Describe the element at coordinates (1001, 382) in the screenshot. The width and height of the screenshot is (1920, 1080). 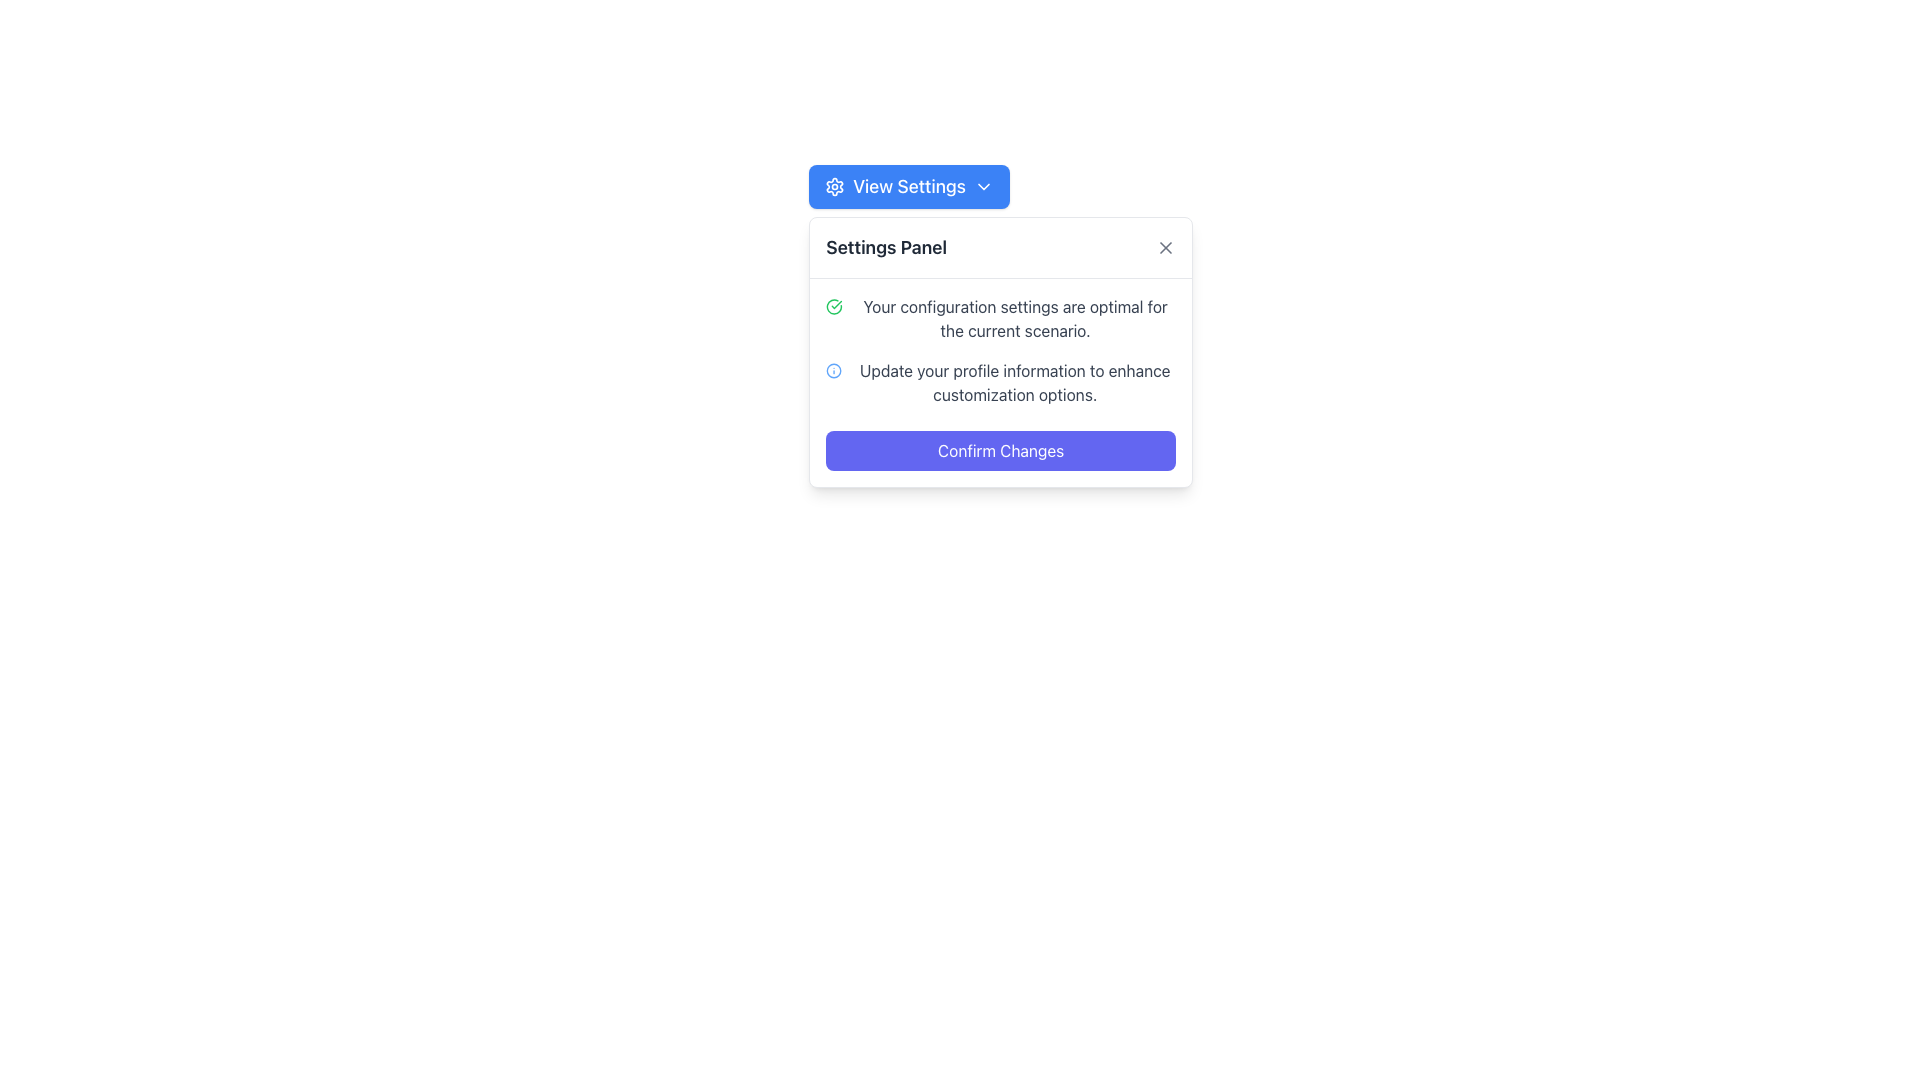
I see `the Informational Message containing the blue circular information icon and the text 'Update your profile information to enhance customization options.' located between 'Your configuration settings are optimal for the current scenario.' and the 'Confirm Changes' button` at that location.